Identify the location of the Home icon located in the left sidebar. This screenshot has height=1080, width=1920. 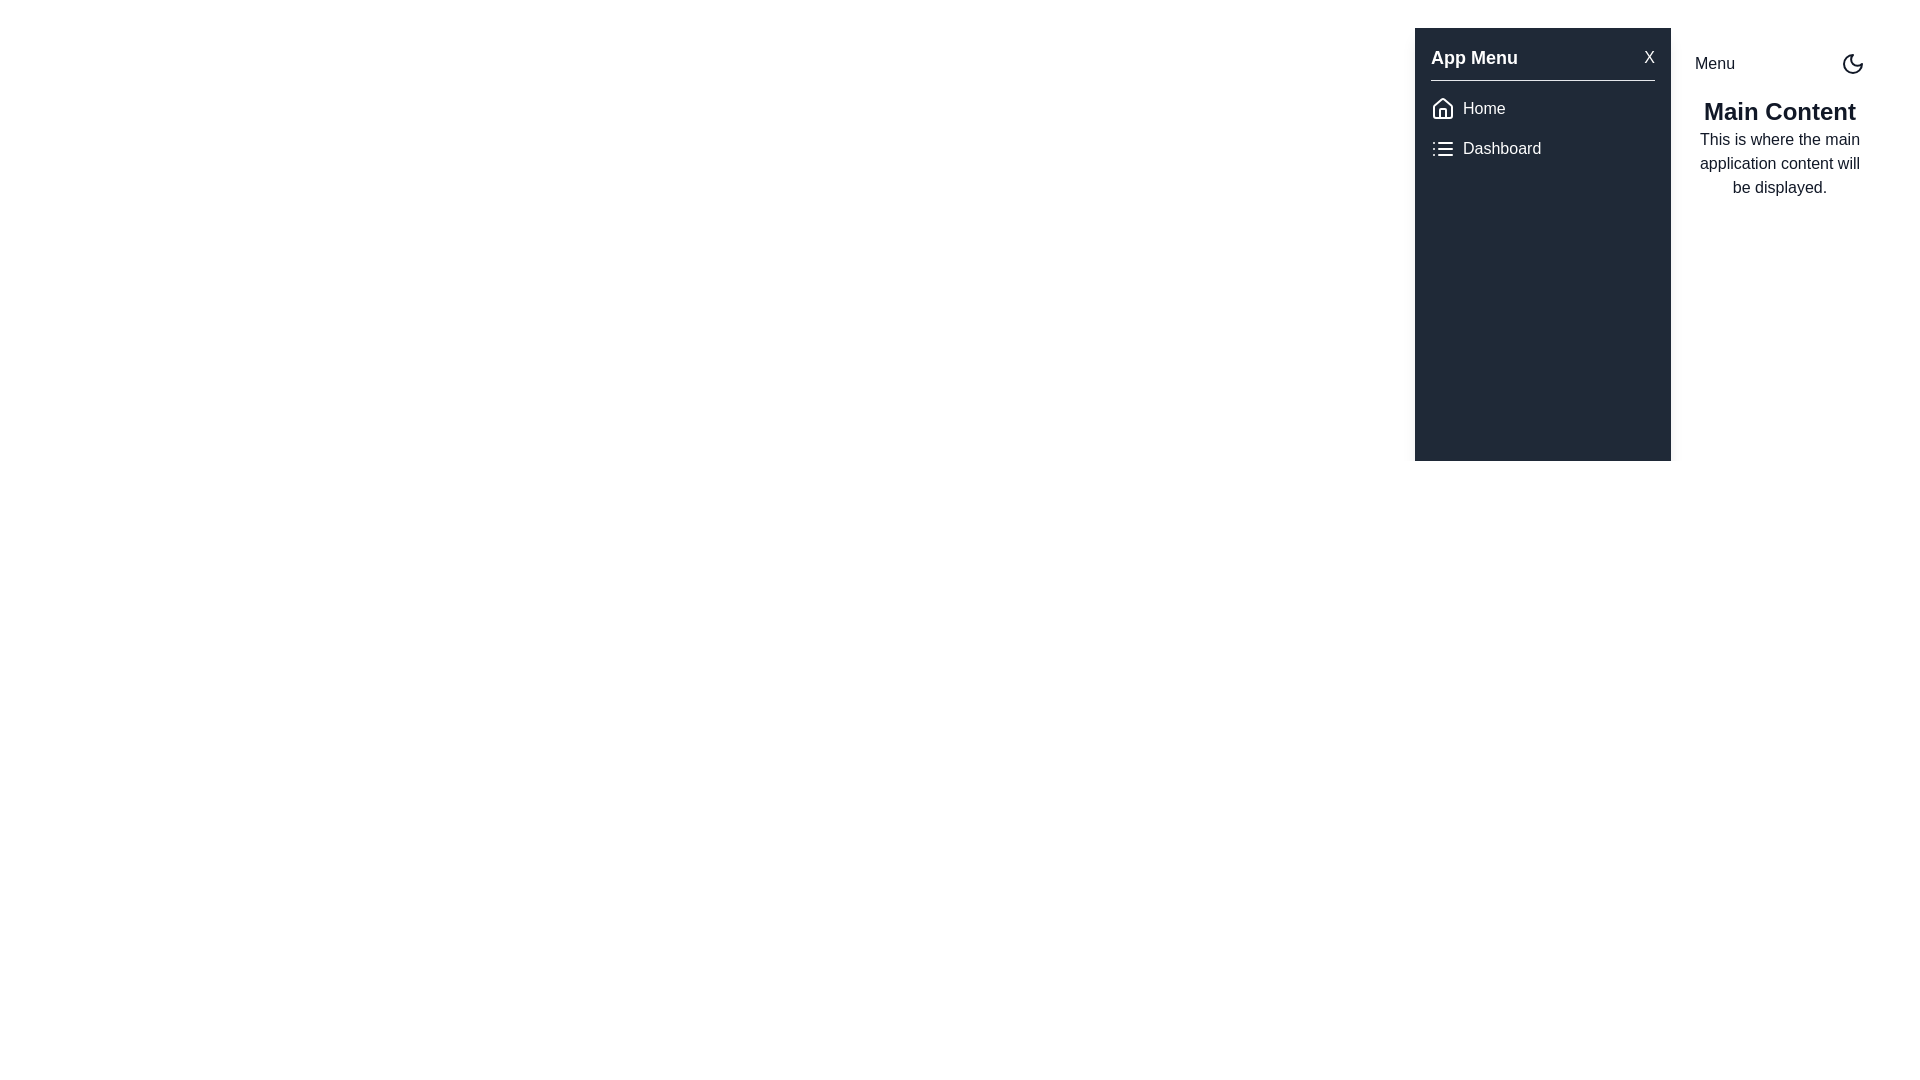
(1443, 108).